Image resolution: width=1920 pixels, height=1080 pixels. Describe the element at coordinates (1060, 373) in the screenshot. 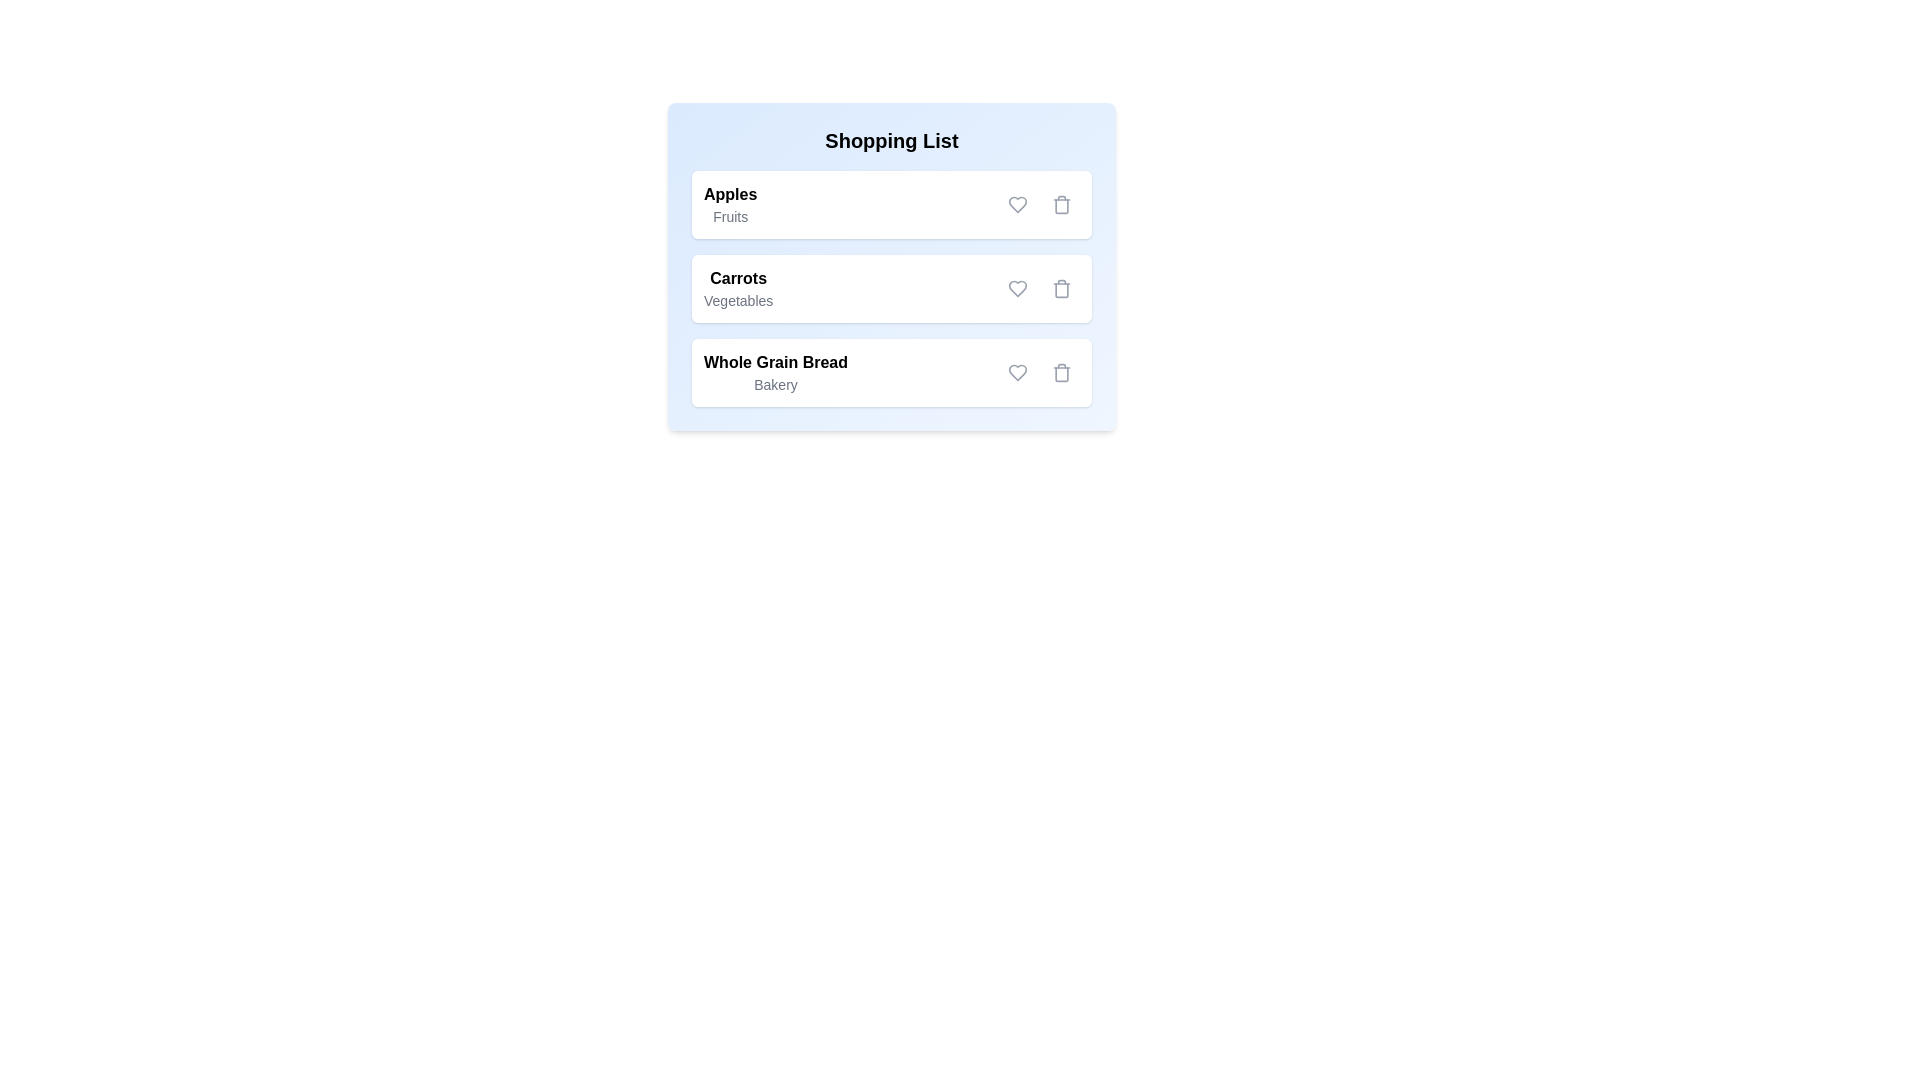

I see `delete button next to Whole Grain Bread to remove it from the list` at that location.